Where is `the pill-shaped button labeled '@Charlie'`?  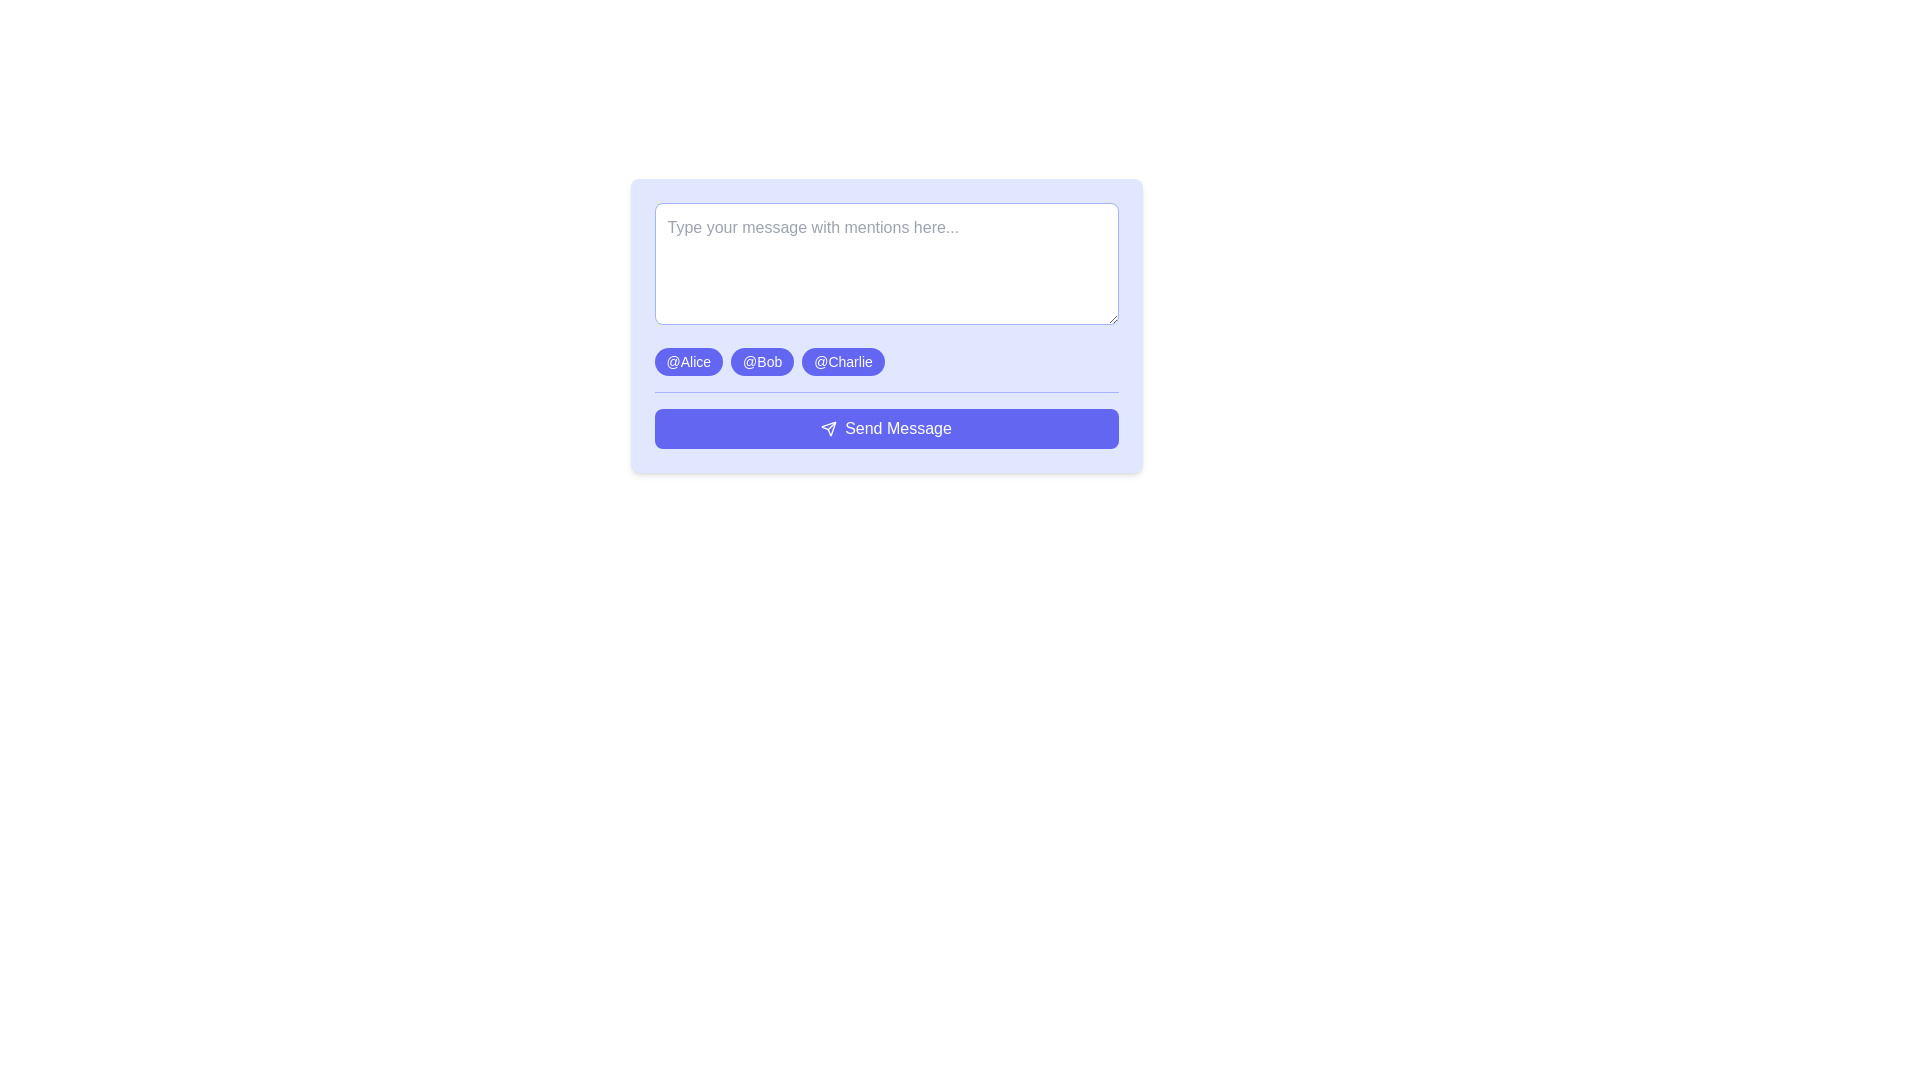 the pill-shaped button labeled '@Charlie' is located at coordinates (843, 362).